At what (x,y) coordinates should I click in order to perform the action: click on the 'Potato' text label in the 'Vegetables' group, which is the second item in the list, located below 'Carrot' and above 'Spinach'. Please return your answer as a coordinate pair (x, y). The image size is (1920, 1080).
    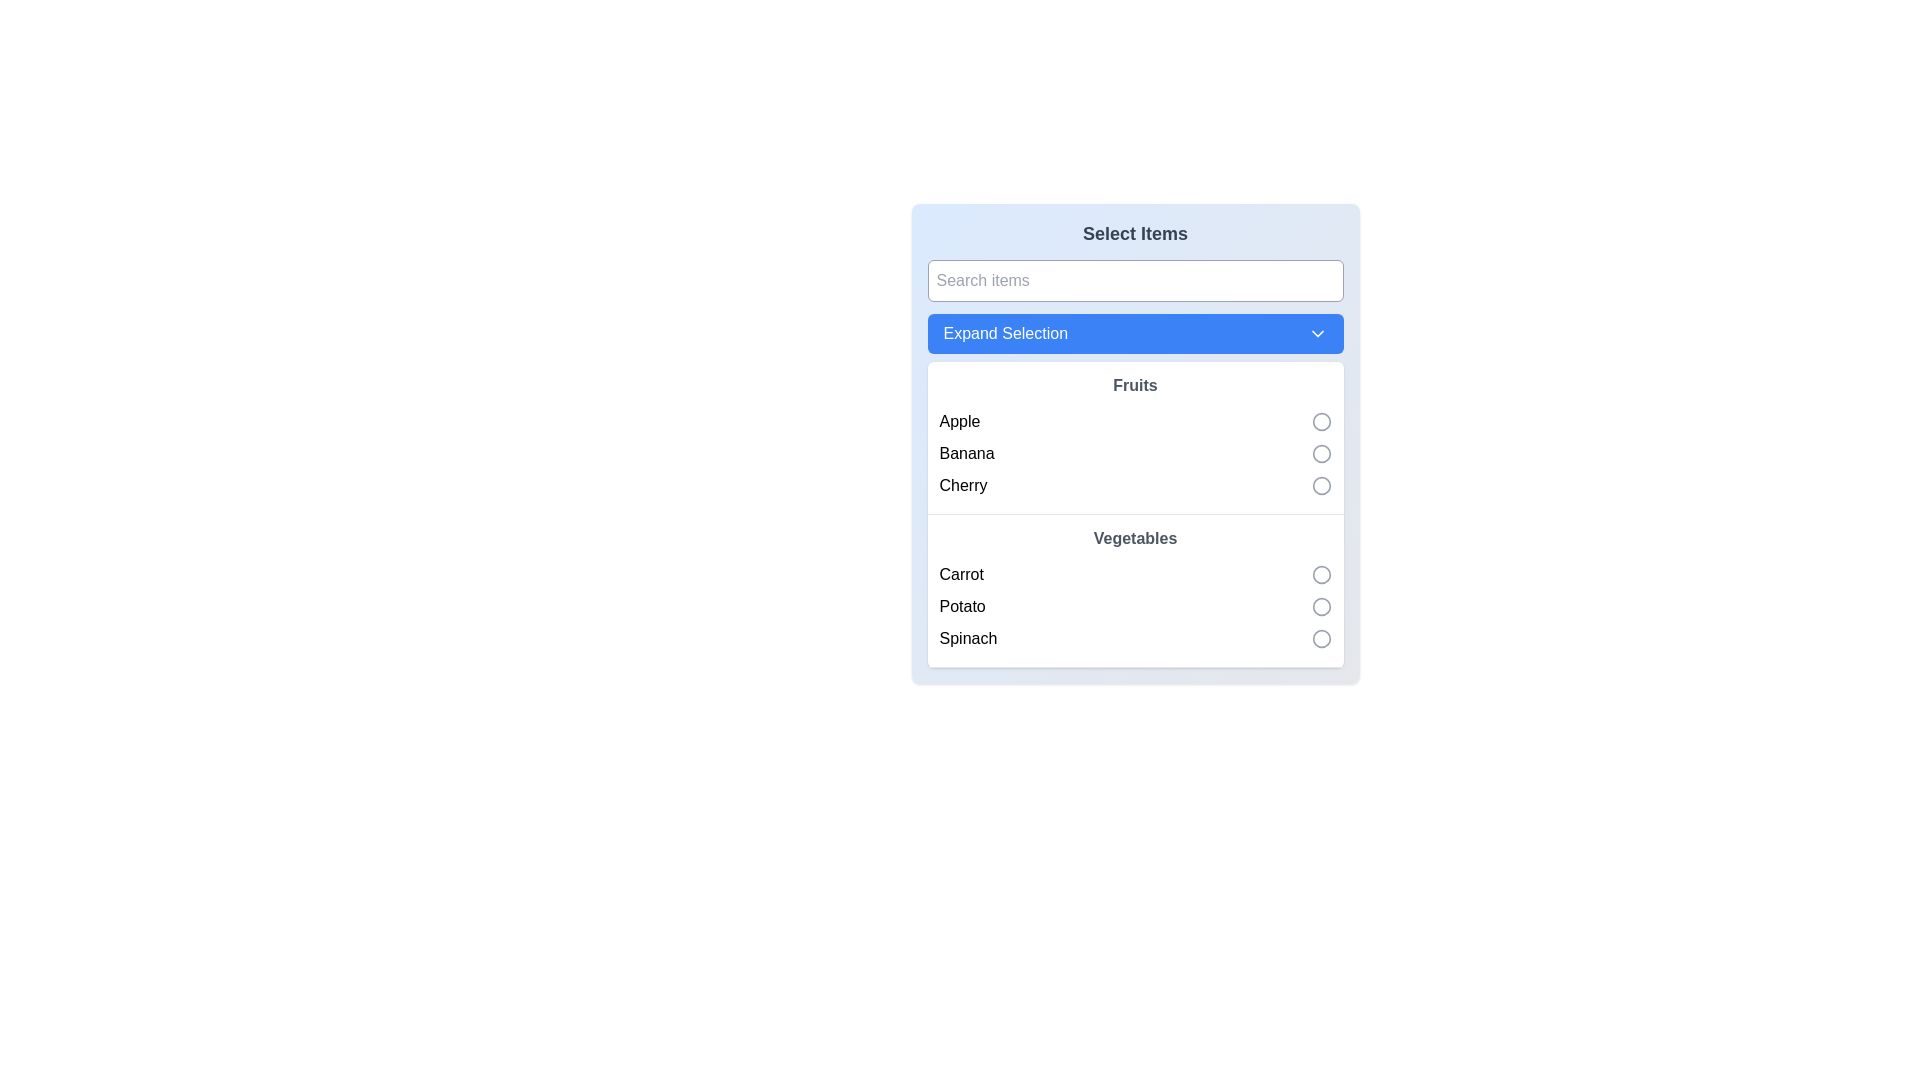
    Looking at the image, I should click on (962, 605).